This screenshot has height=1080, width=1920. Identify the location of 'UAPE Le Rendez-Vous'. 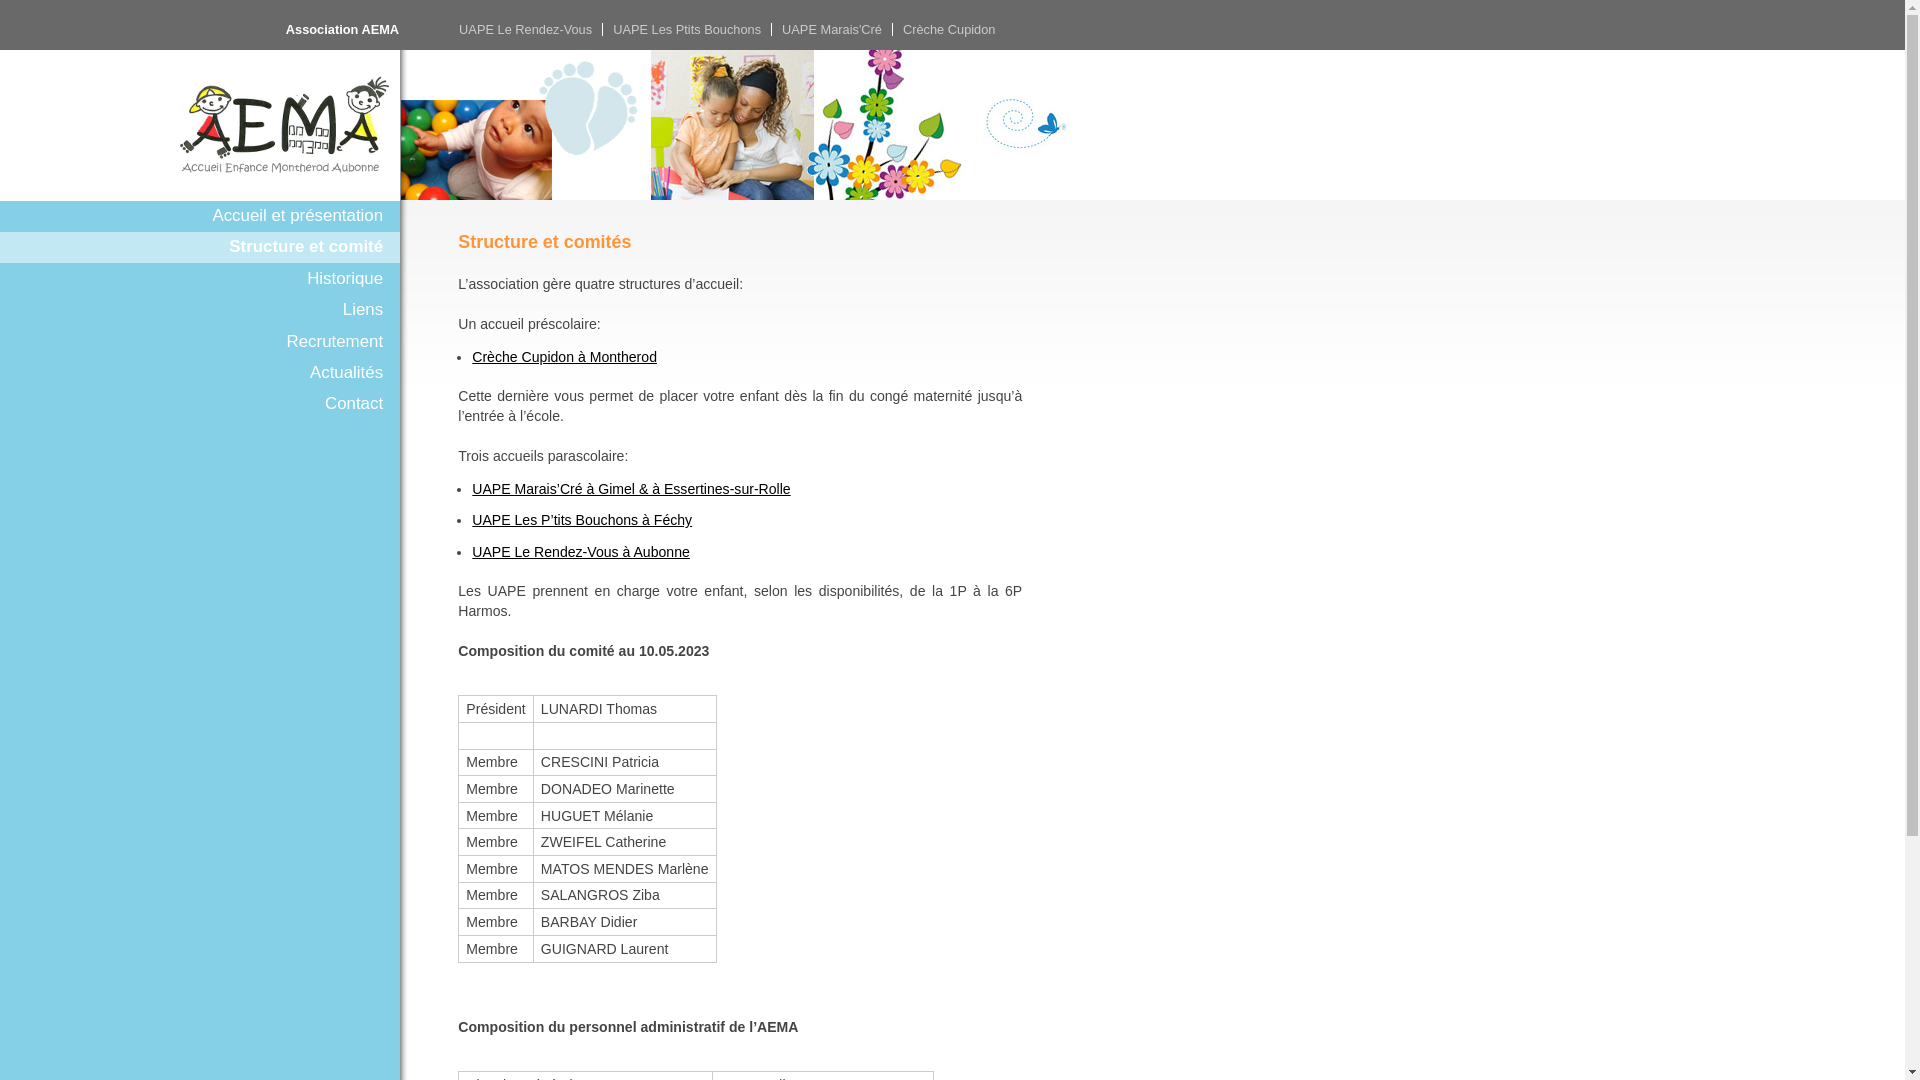
(525, 29).